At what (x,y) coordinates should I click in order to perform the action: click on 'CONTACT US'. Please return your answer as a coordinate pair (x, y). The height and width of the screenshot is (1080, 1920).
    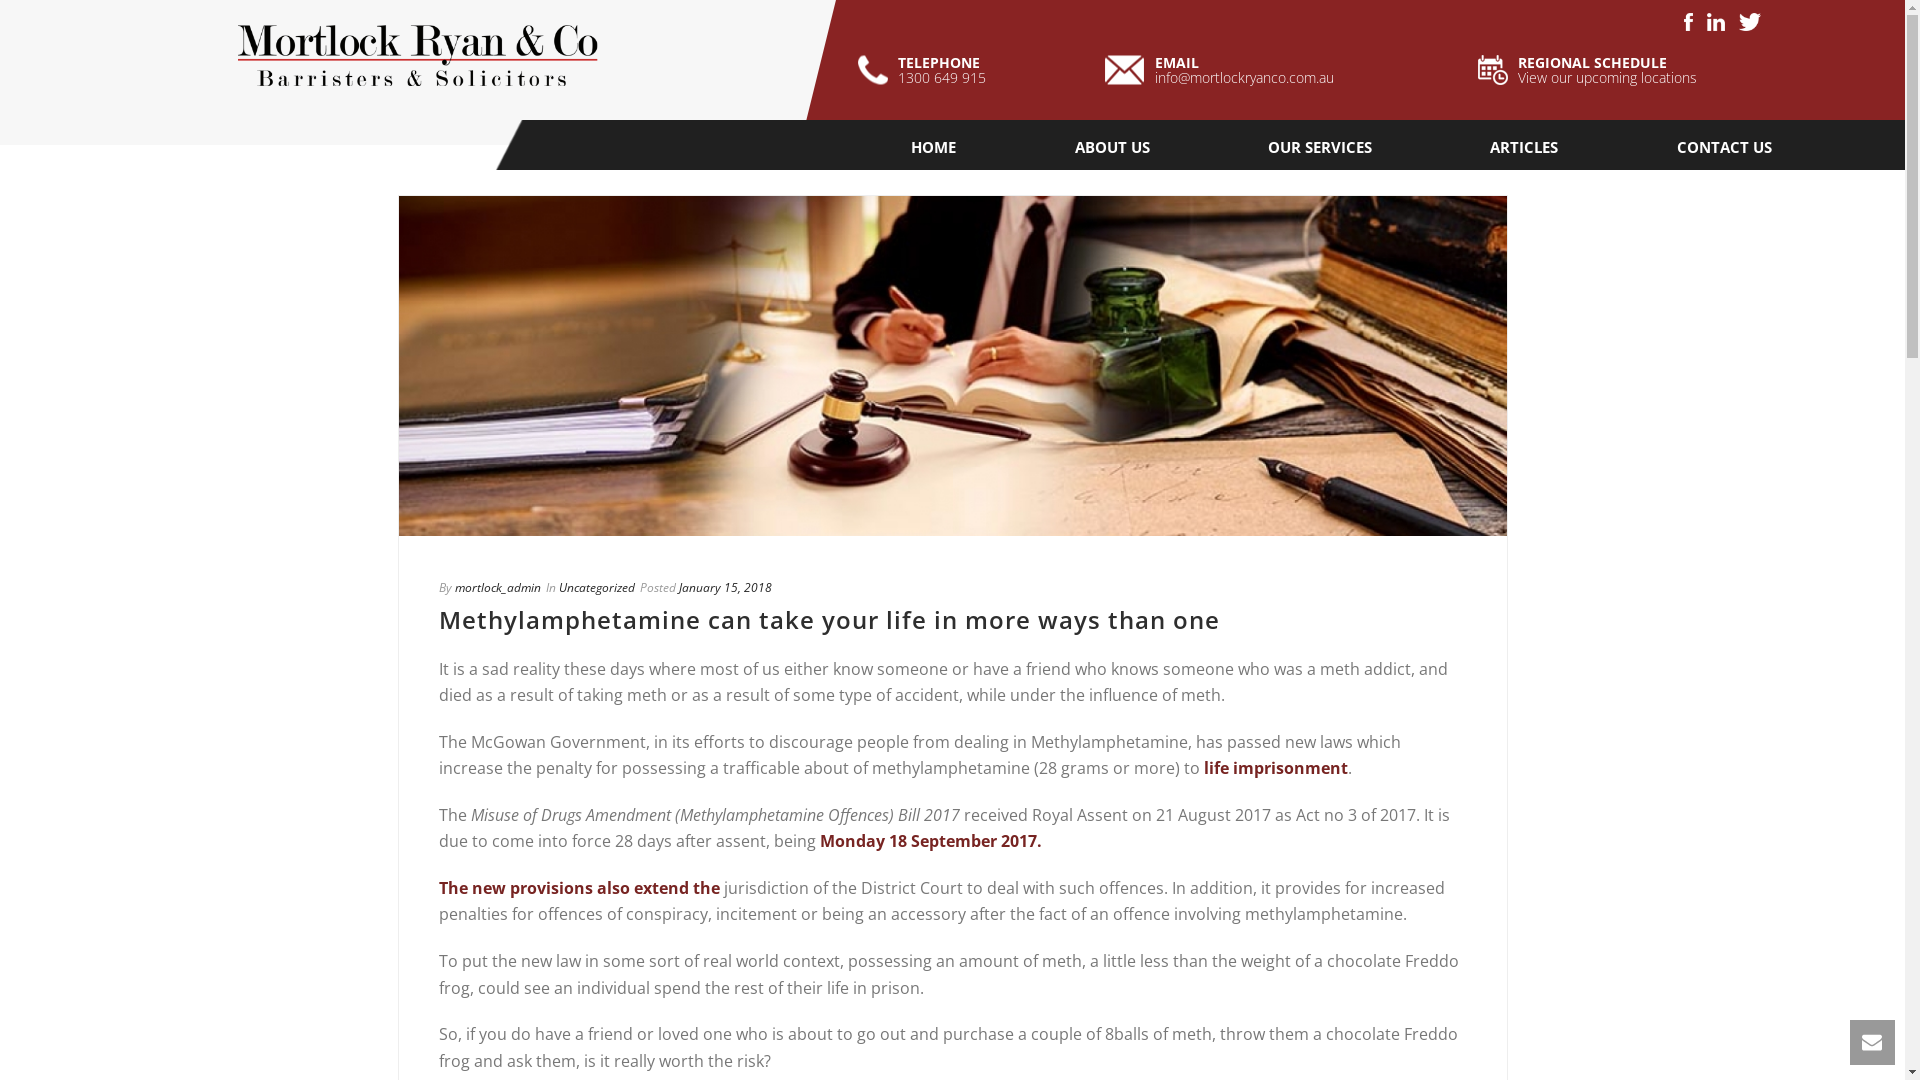
    Looking at the image, I should click on (1723, 145).